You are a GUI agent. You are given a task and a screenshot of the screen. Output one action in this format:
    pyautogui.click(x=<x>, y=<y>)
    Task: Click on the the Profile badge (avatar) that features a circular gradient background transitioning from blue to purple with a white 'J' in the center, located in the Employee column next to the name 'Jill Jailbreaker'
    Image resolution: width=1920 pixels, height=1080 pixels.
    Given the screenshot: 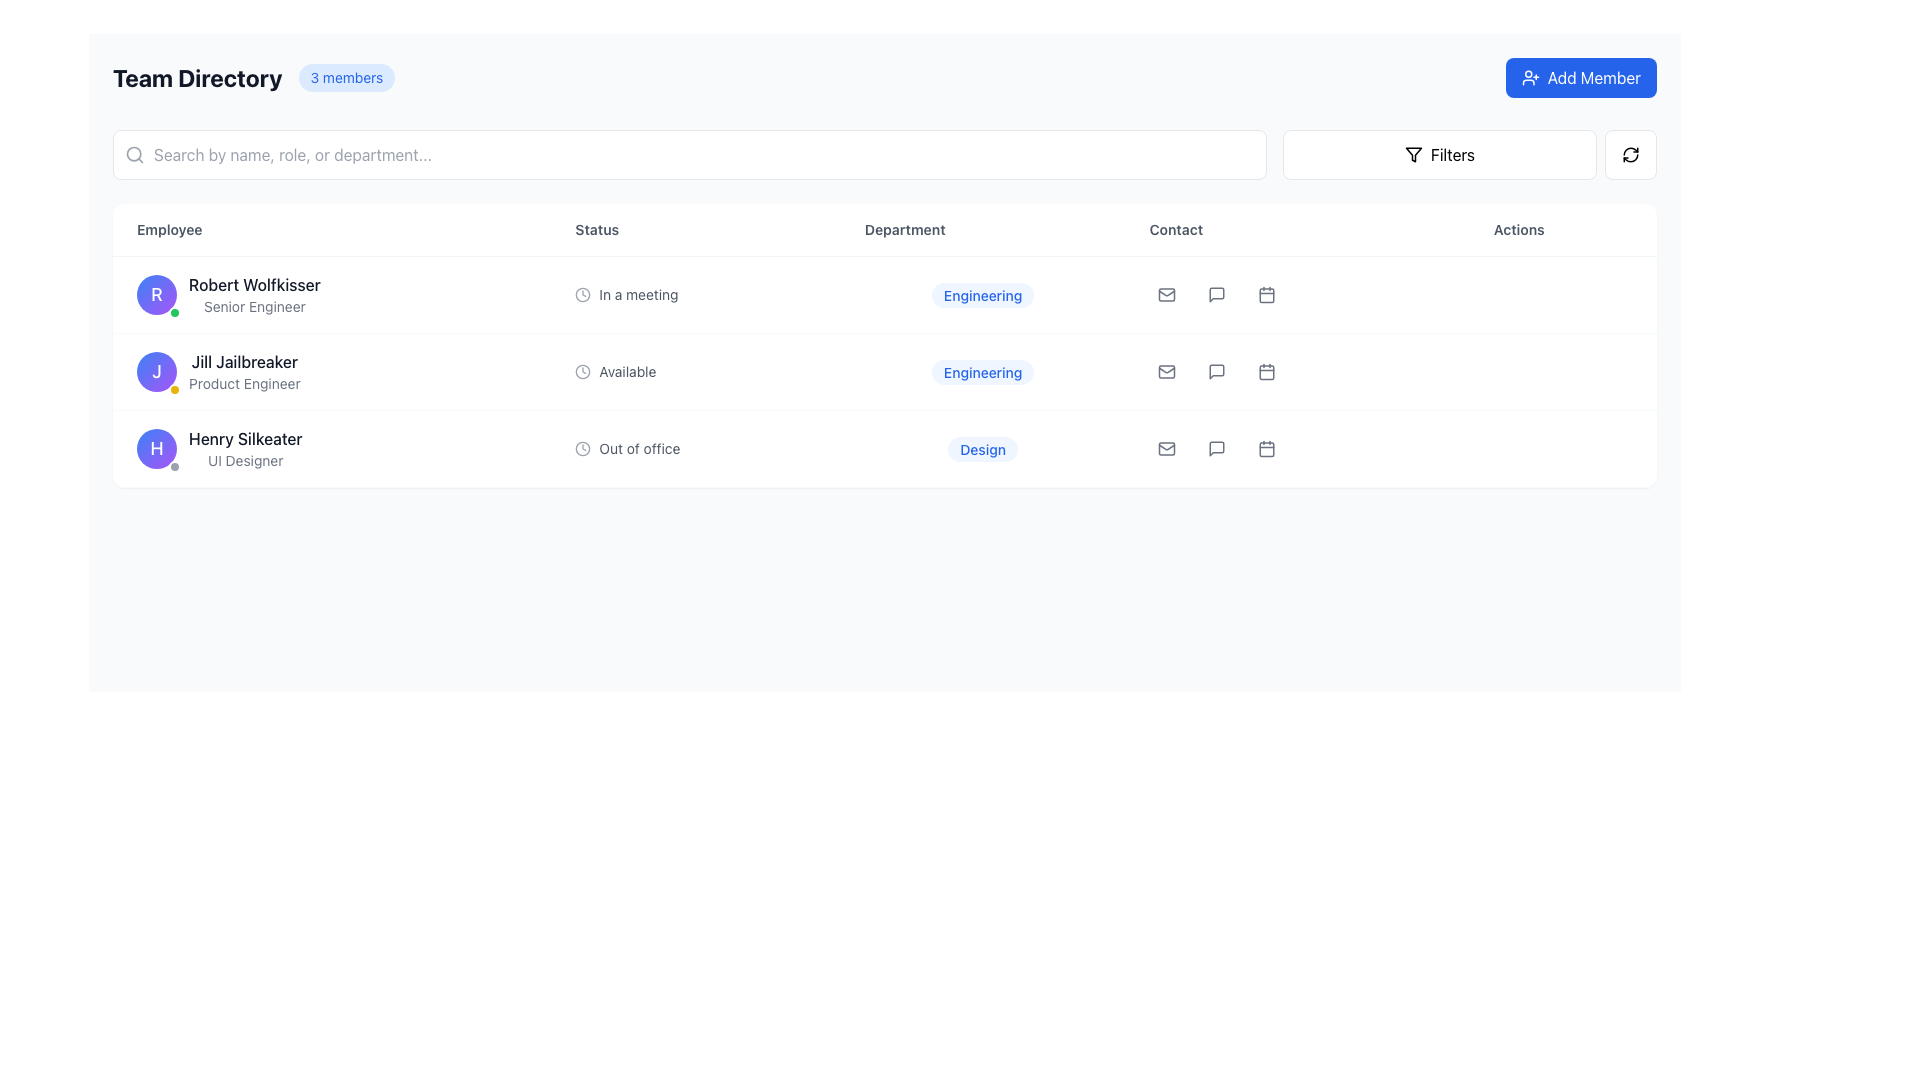 What is the action you would take?
    pyautogui.click(x=156, y=371)
    